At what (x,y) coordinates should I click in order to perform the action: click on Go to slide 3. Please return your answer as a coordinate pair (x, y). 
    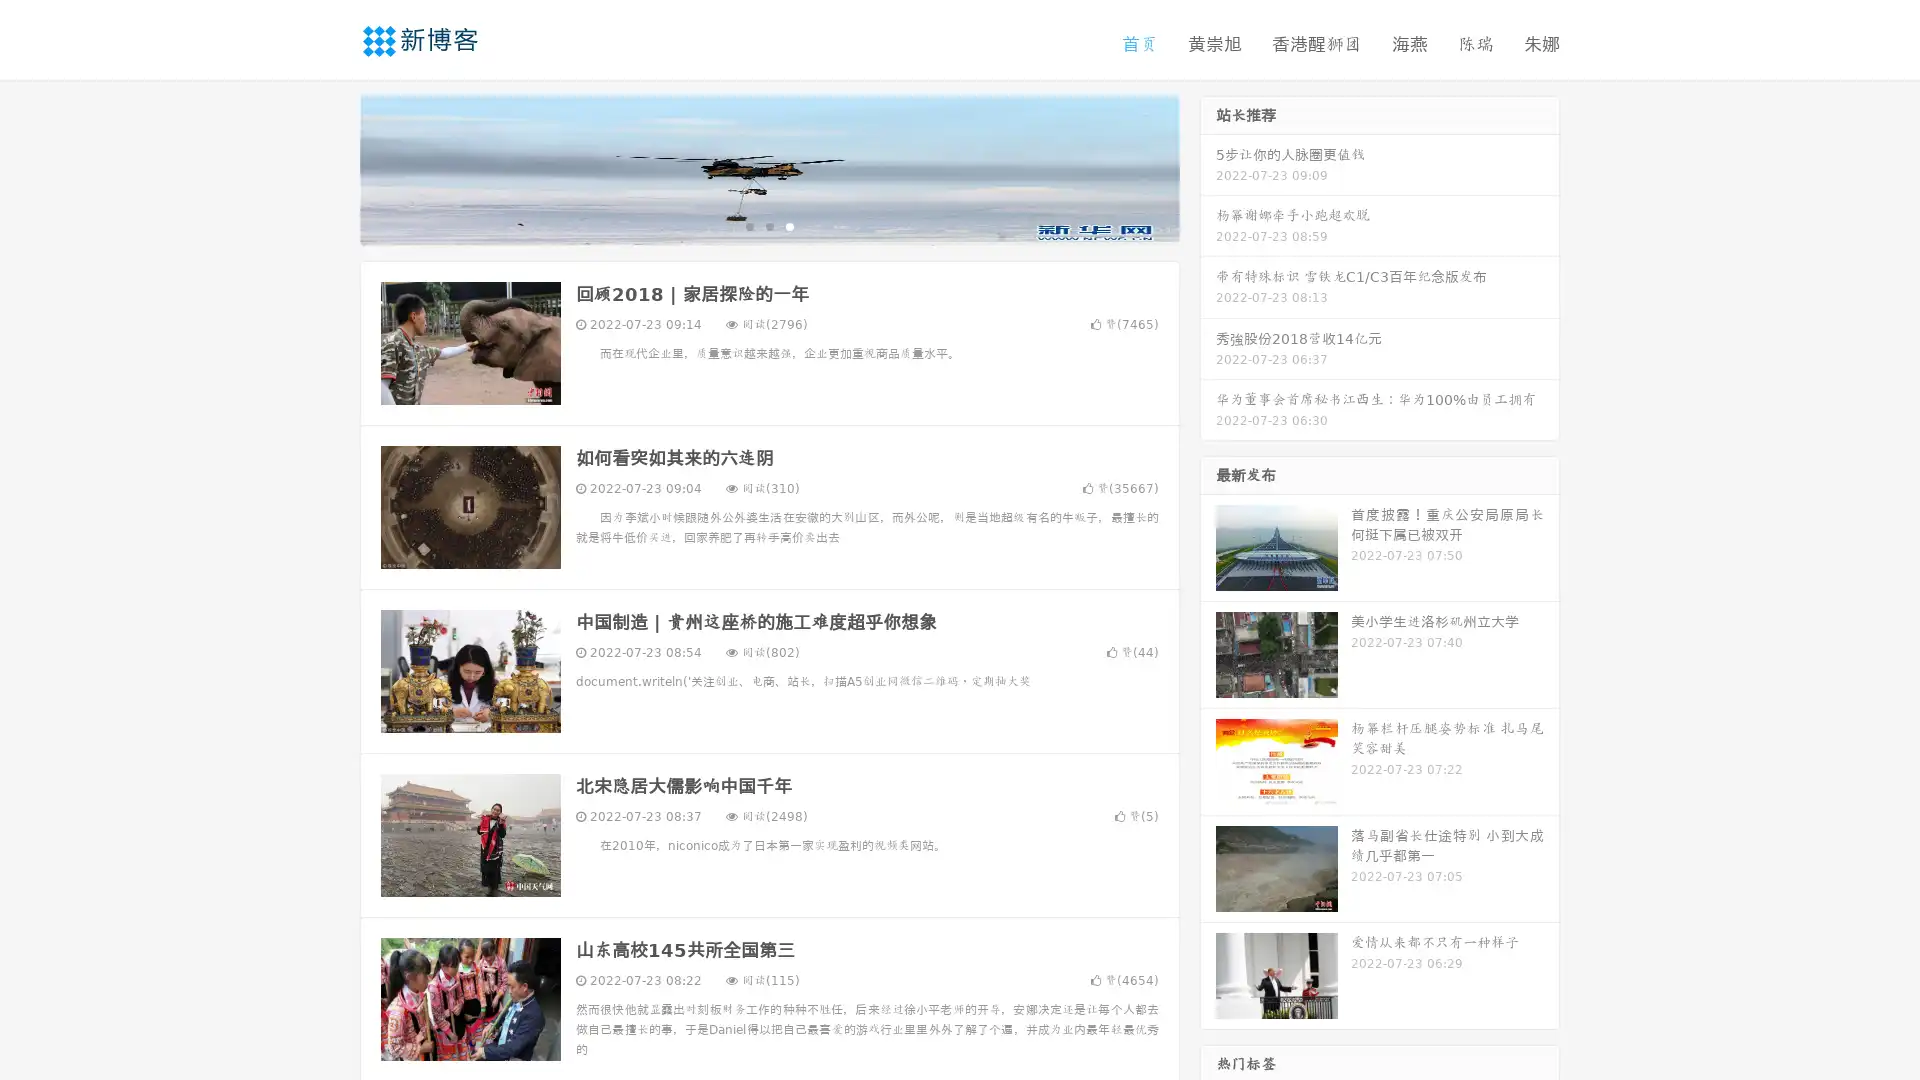
    Looking at the image, I should click on (789, 225).